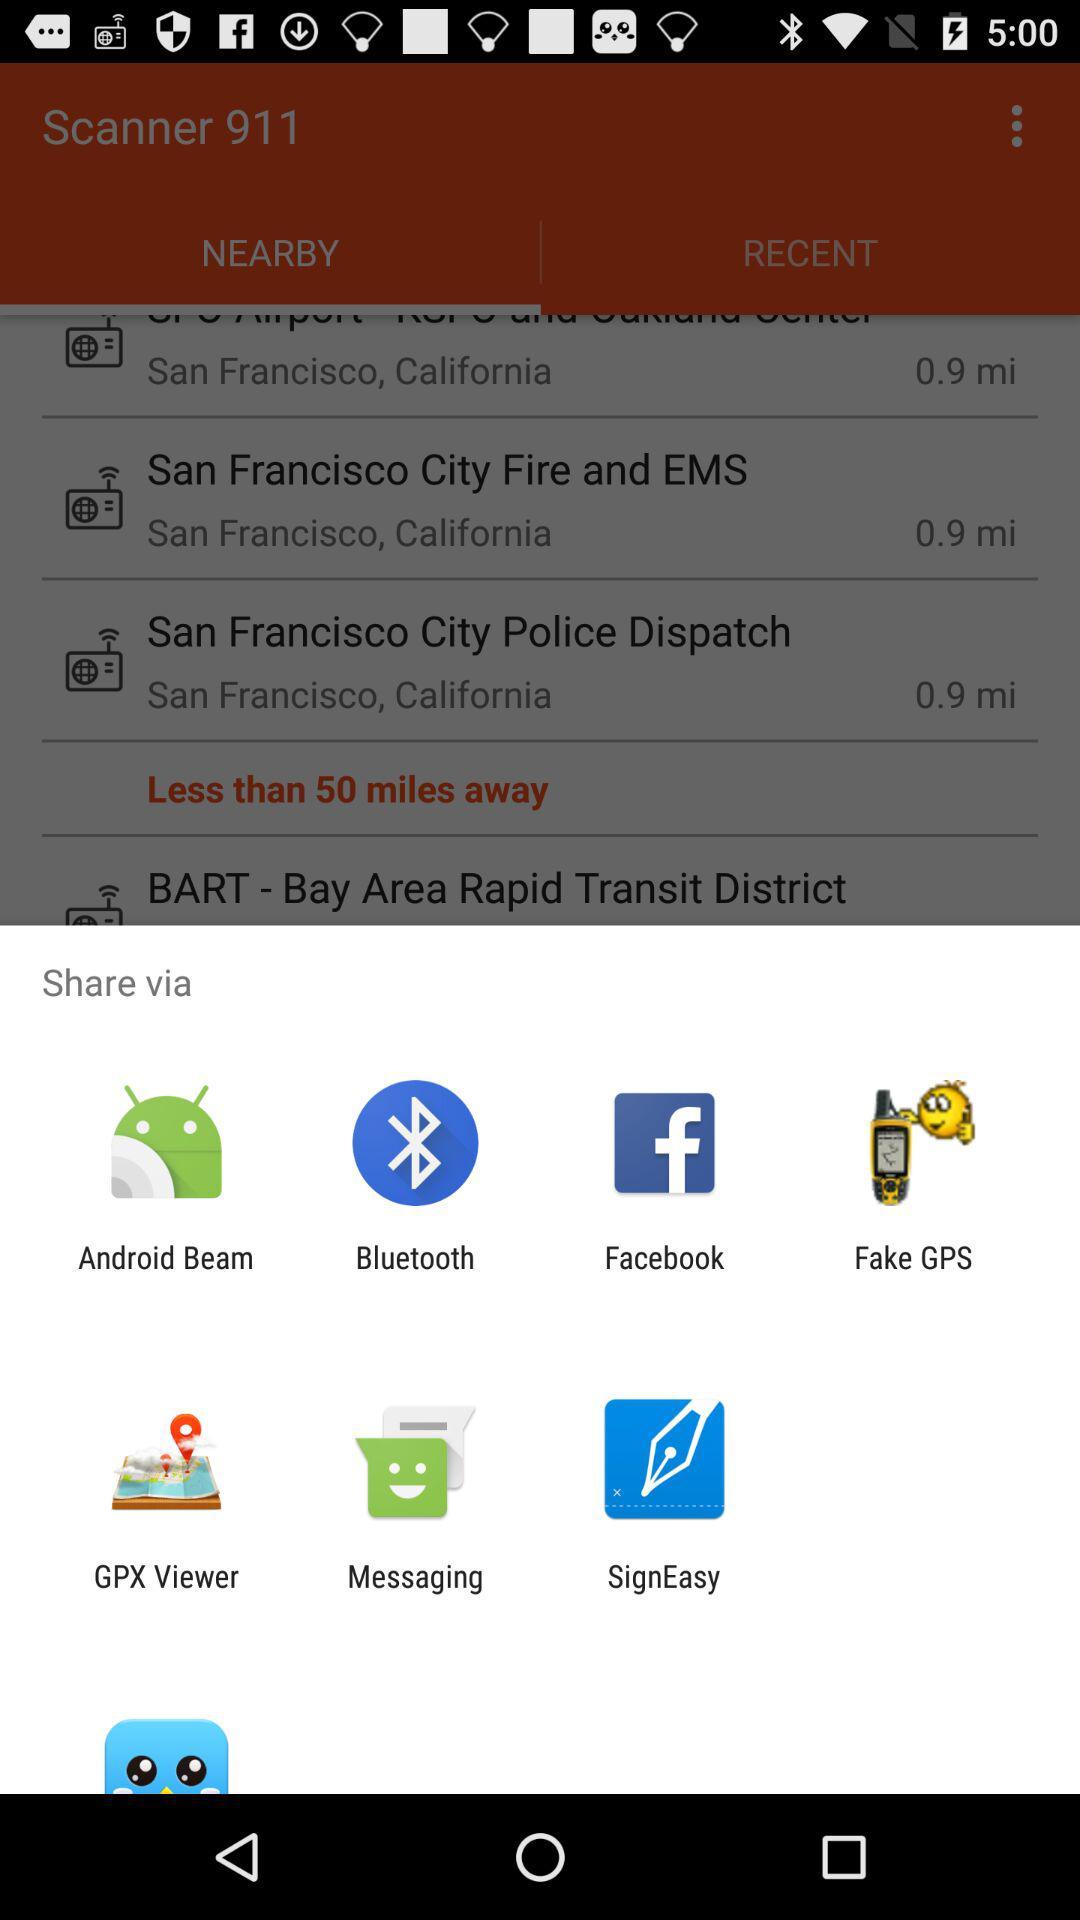 The width and height of the screenshot is (1080, 1920). What do you see at coordinates (414, 1274) in the screenshot?
I see `the item to the right of the android beam item` at bounding box center [414, 1274].